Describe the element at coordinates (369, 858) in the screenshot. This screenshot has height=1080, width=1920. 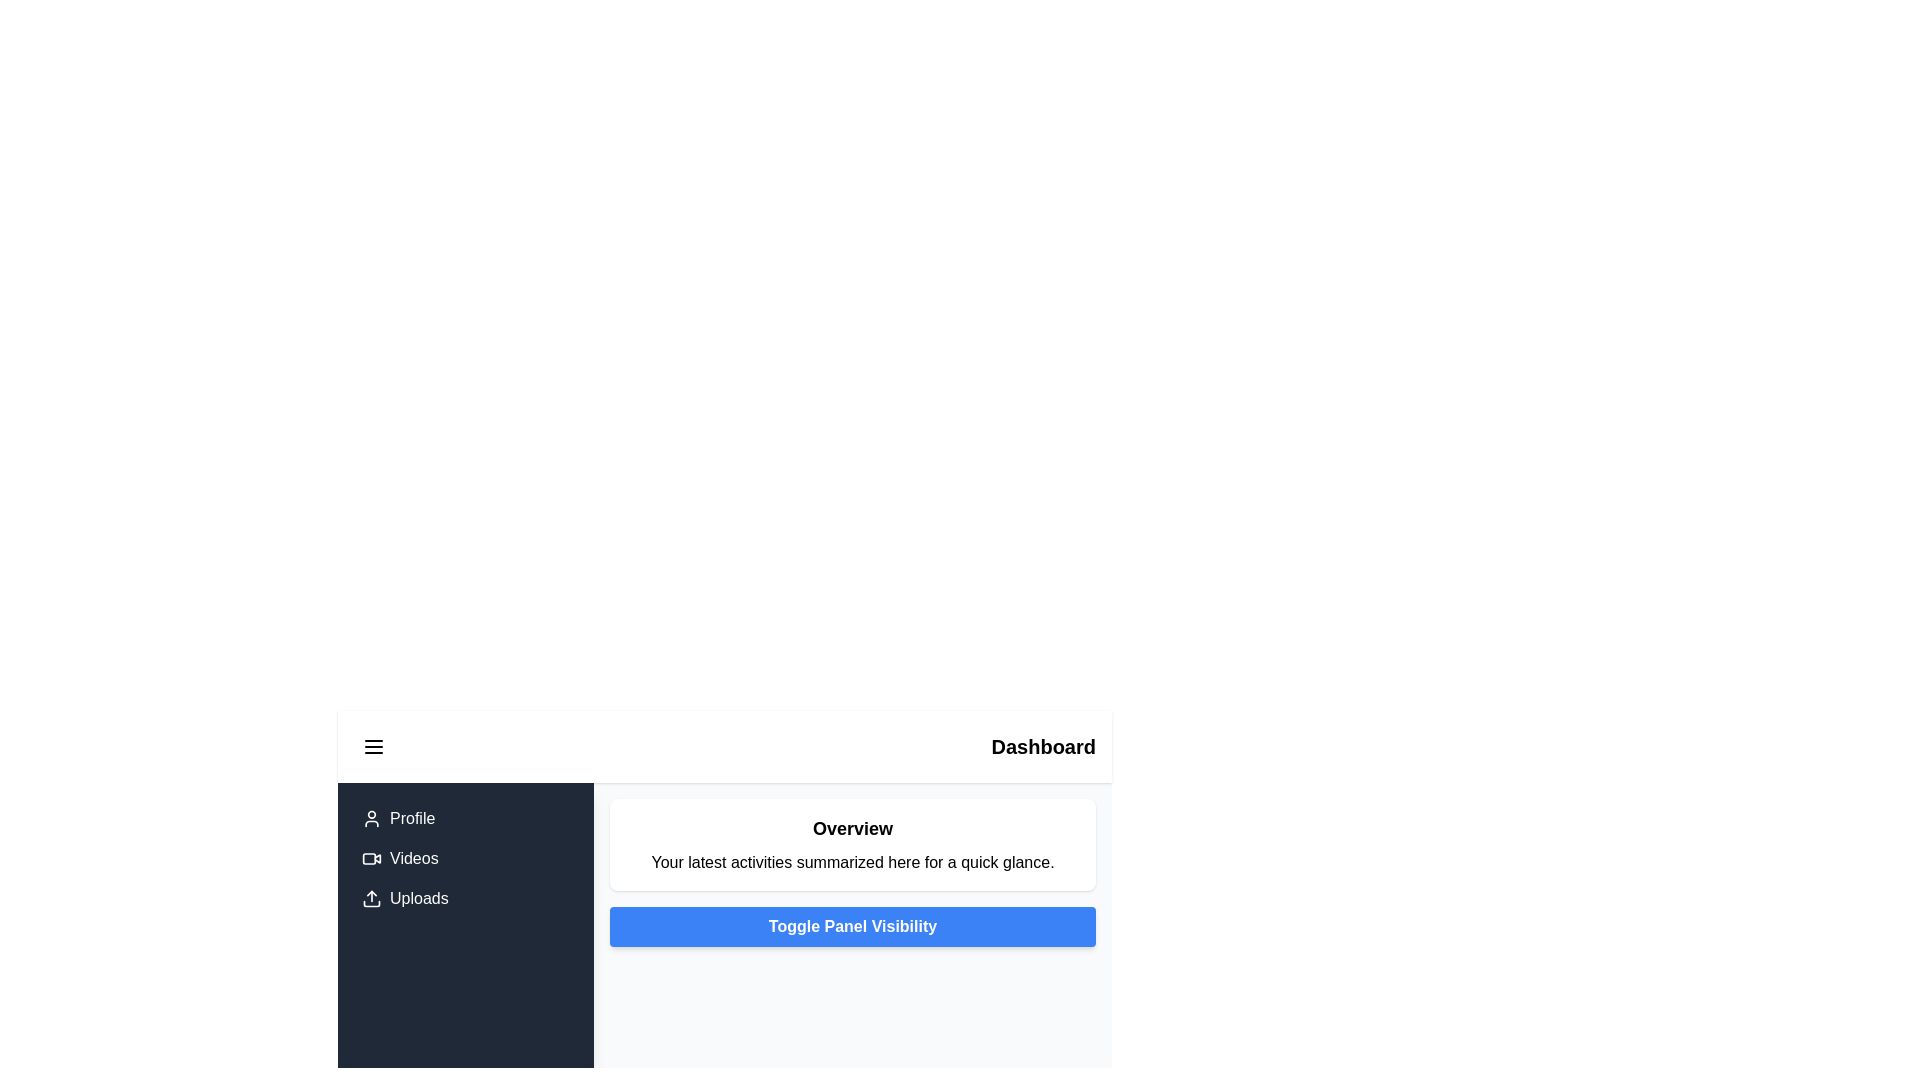
I see `the second rectangle with rounded corners within the SVG group representing a video icon on the sidebar menu` at that location.